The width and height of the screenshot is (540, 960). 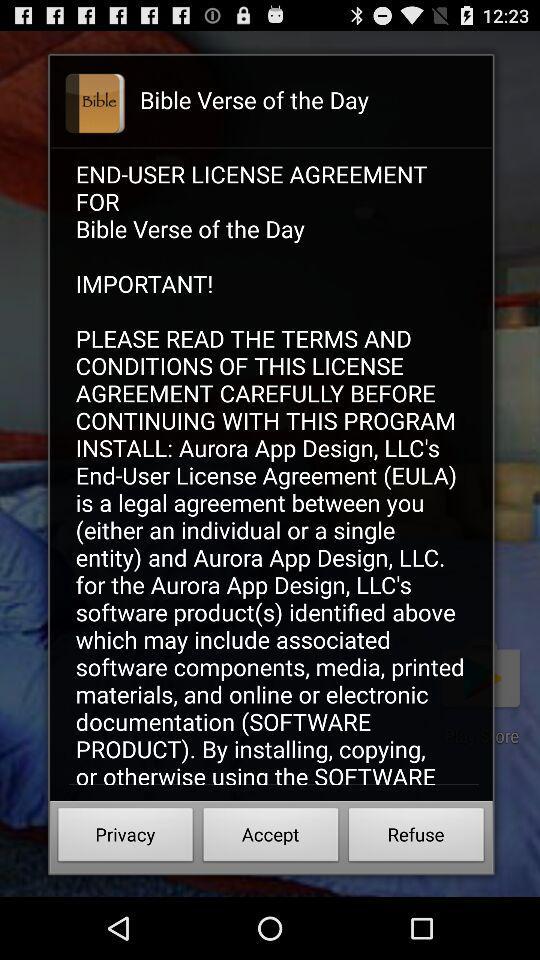 What do you see at coordinates (270, 837) in the screenshot?
I see `the item to the right of privacy item` at bounding box center [270, 837].